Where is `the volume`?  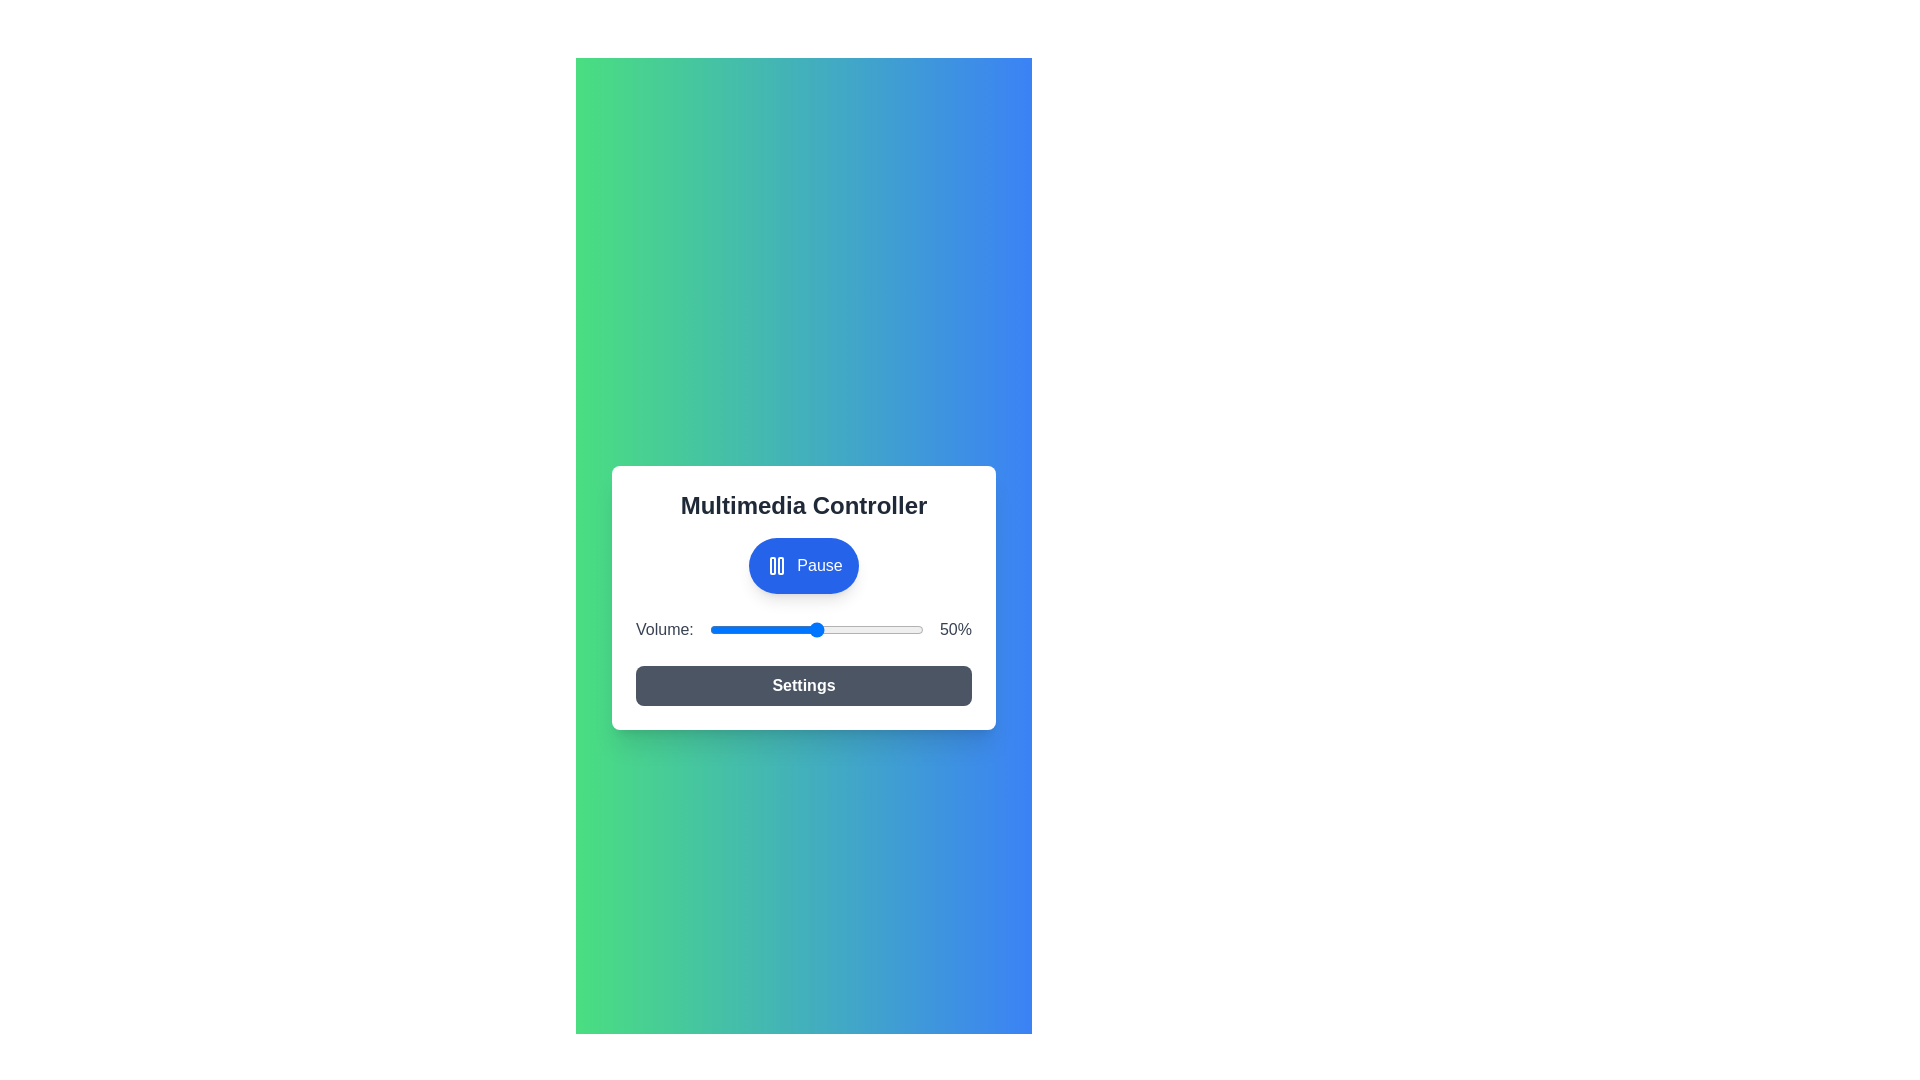 the volume is located at coordinates (888, 628).